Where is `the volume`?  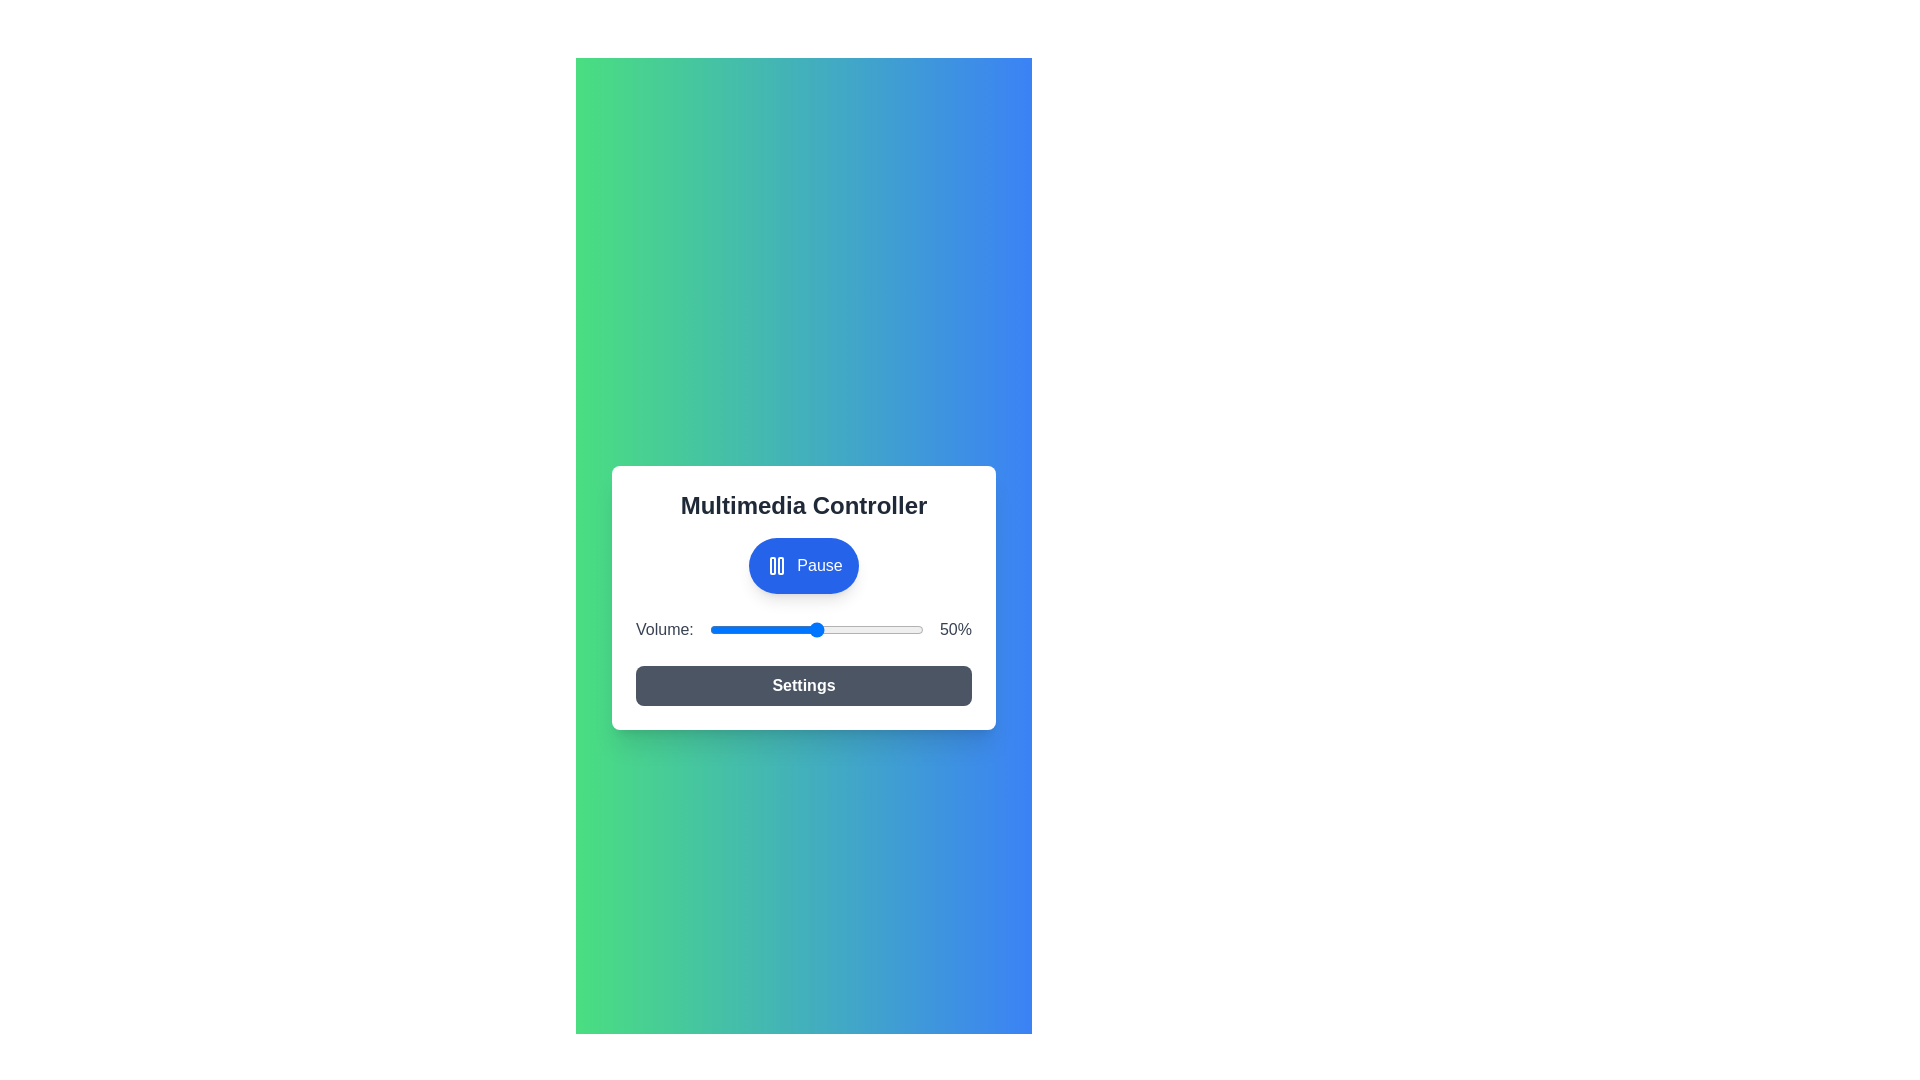 the volume is located at coordinates (888, 628).